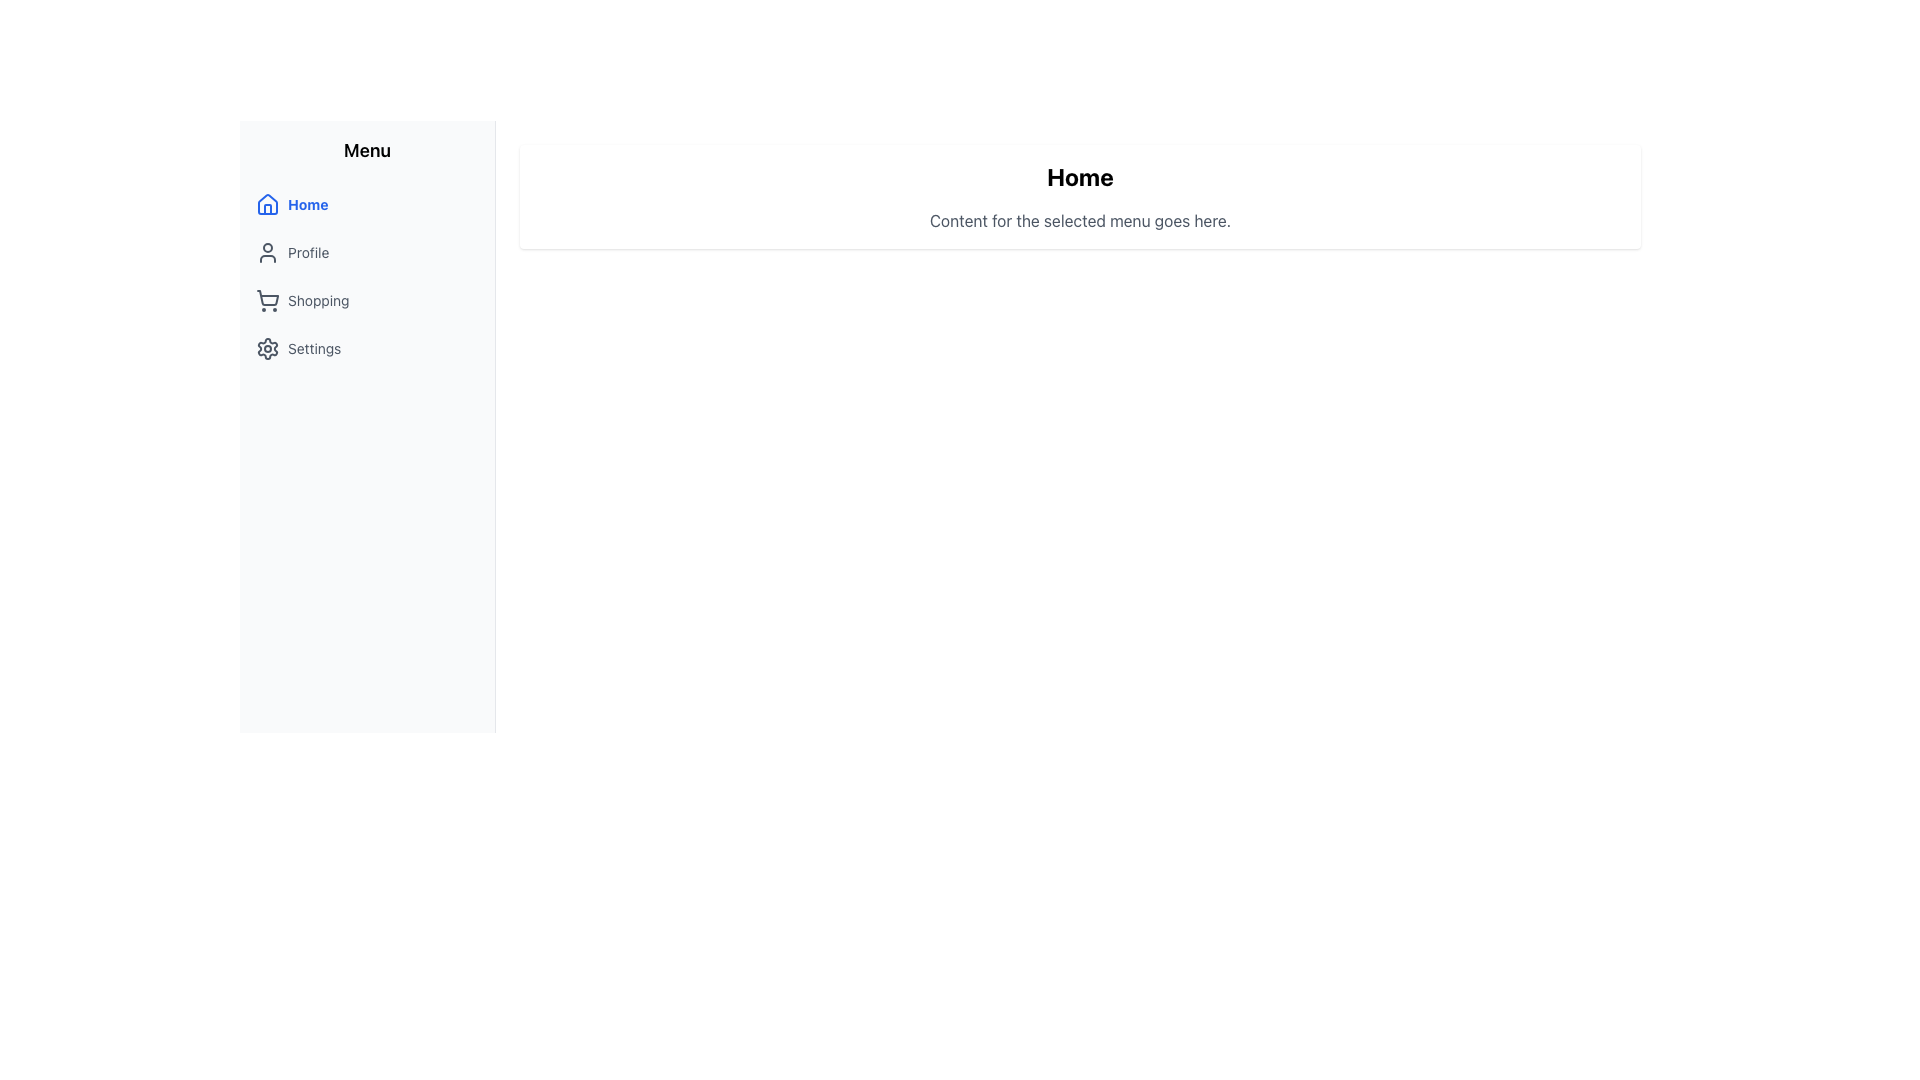  Describe the element at coordinates (317, 300) in the screenshot. I see `the 'Shopping' text label in the side navigation menu` at that location.